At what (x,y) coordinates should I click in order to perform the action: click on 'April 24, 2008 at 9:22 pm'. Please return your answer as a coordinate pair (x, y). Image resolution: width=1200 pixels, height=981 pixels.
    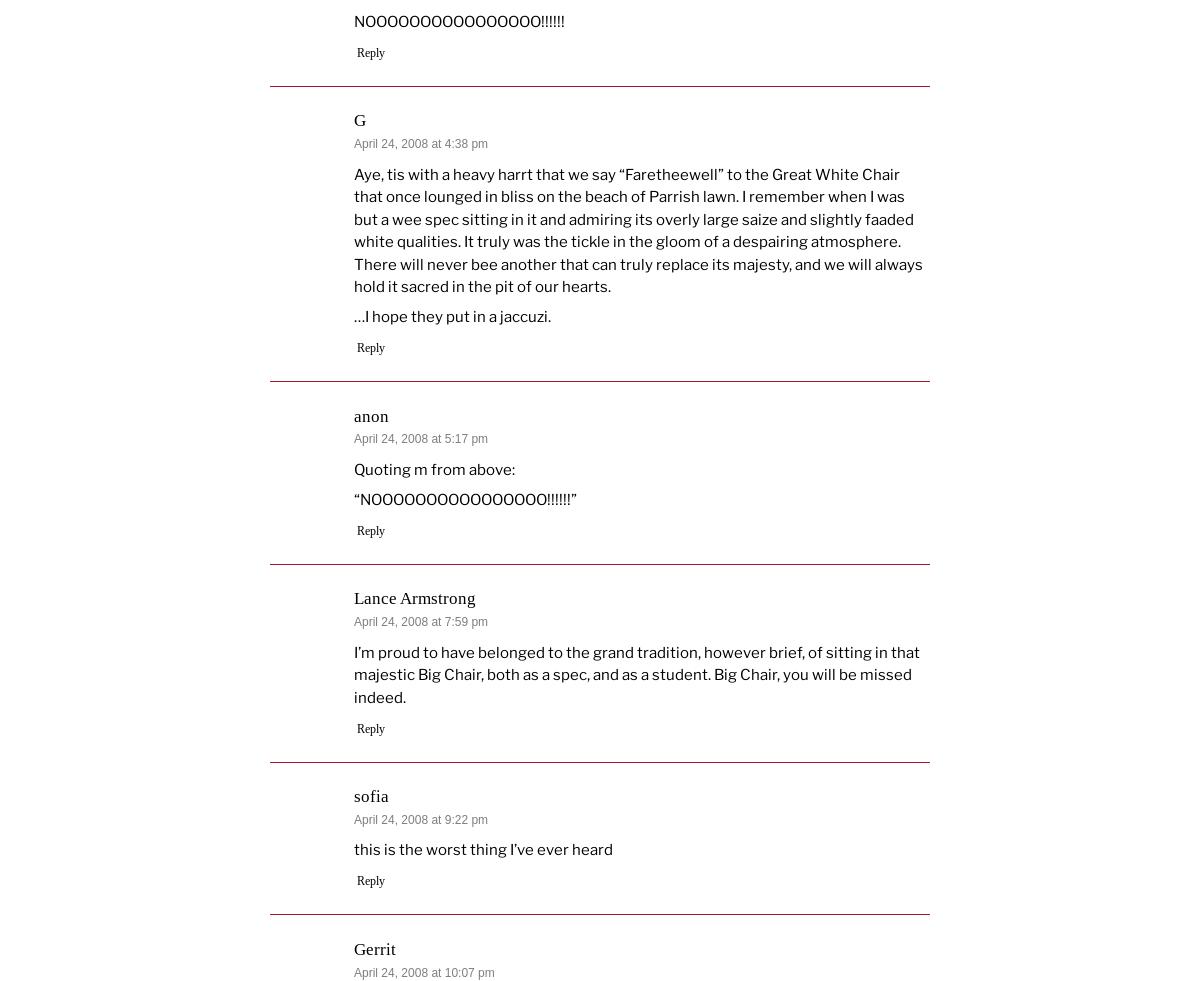
    Looking at the image, I should click on (420, 819).